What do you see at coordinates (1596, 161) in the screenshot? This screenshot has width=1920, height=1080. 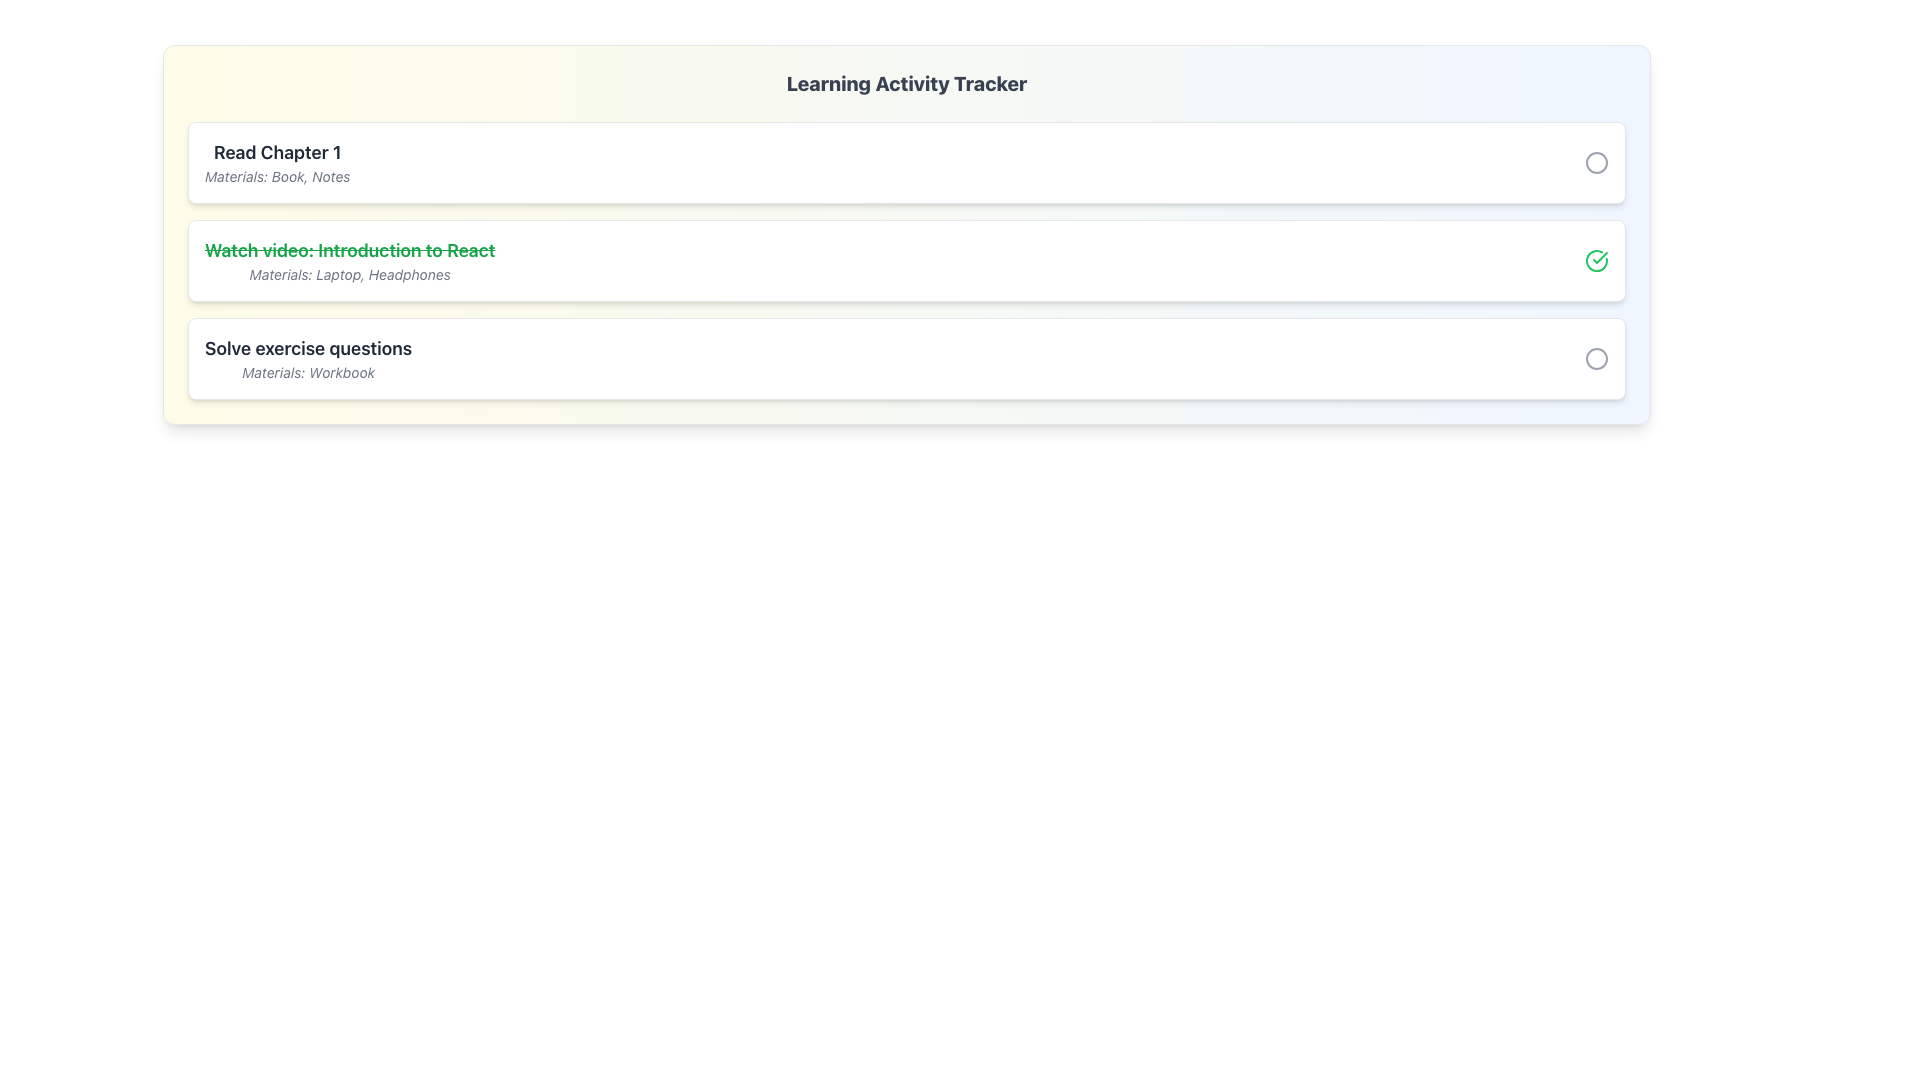 I see `the inner circle graphic within the SVG icon located at the top-right side of the first item in the list` at bounding box center [1596, 161].